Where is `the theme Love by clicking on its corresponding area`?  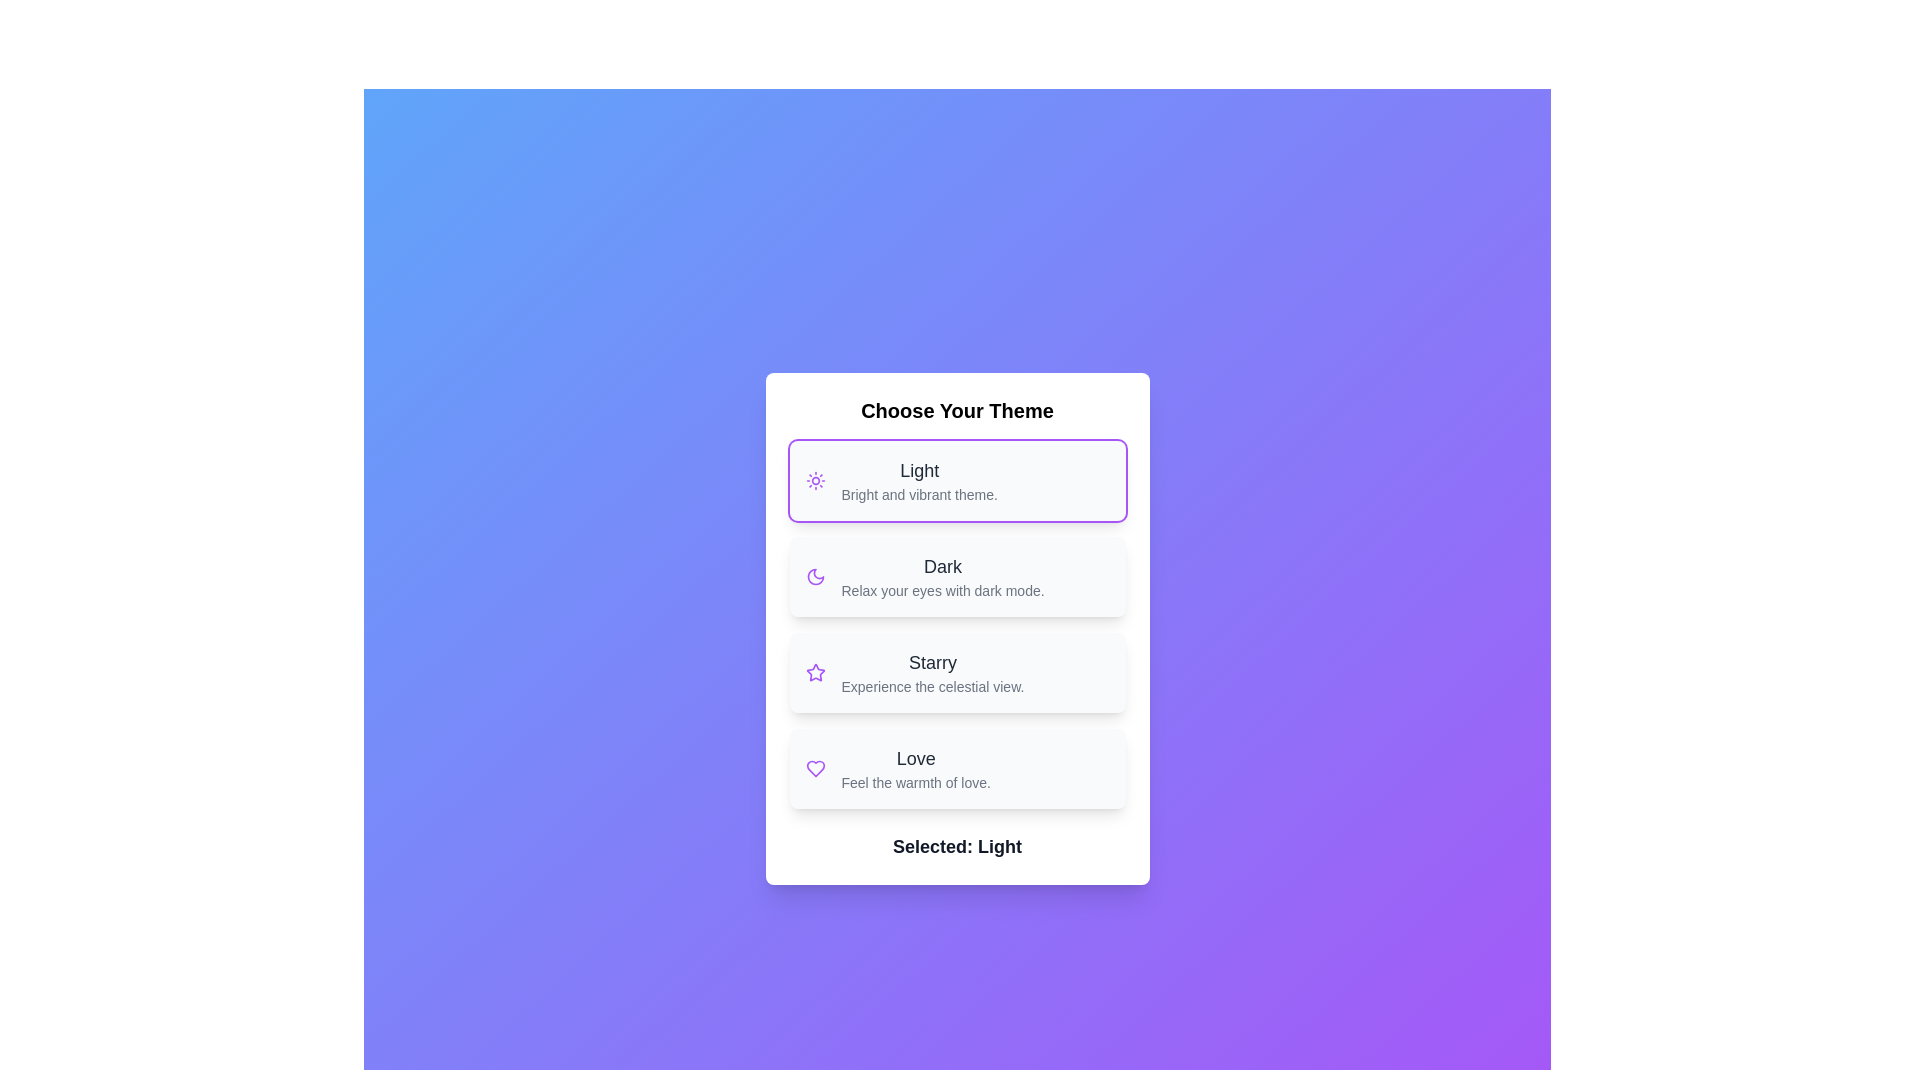 the theme Love by clicking on its corresponding area is located at coordinates (956, 767).